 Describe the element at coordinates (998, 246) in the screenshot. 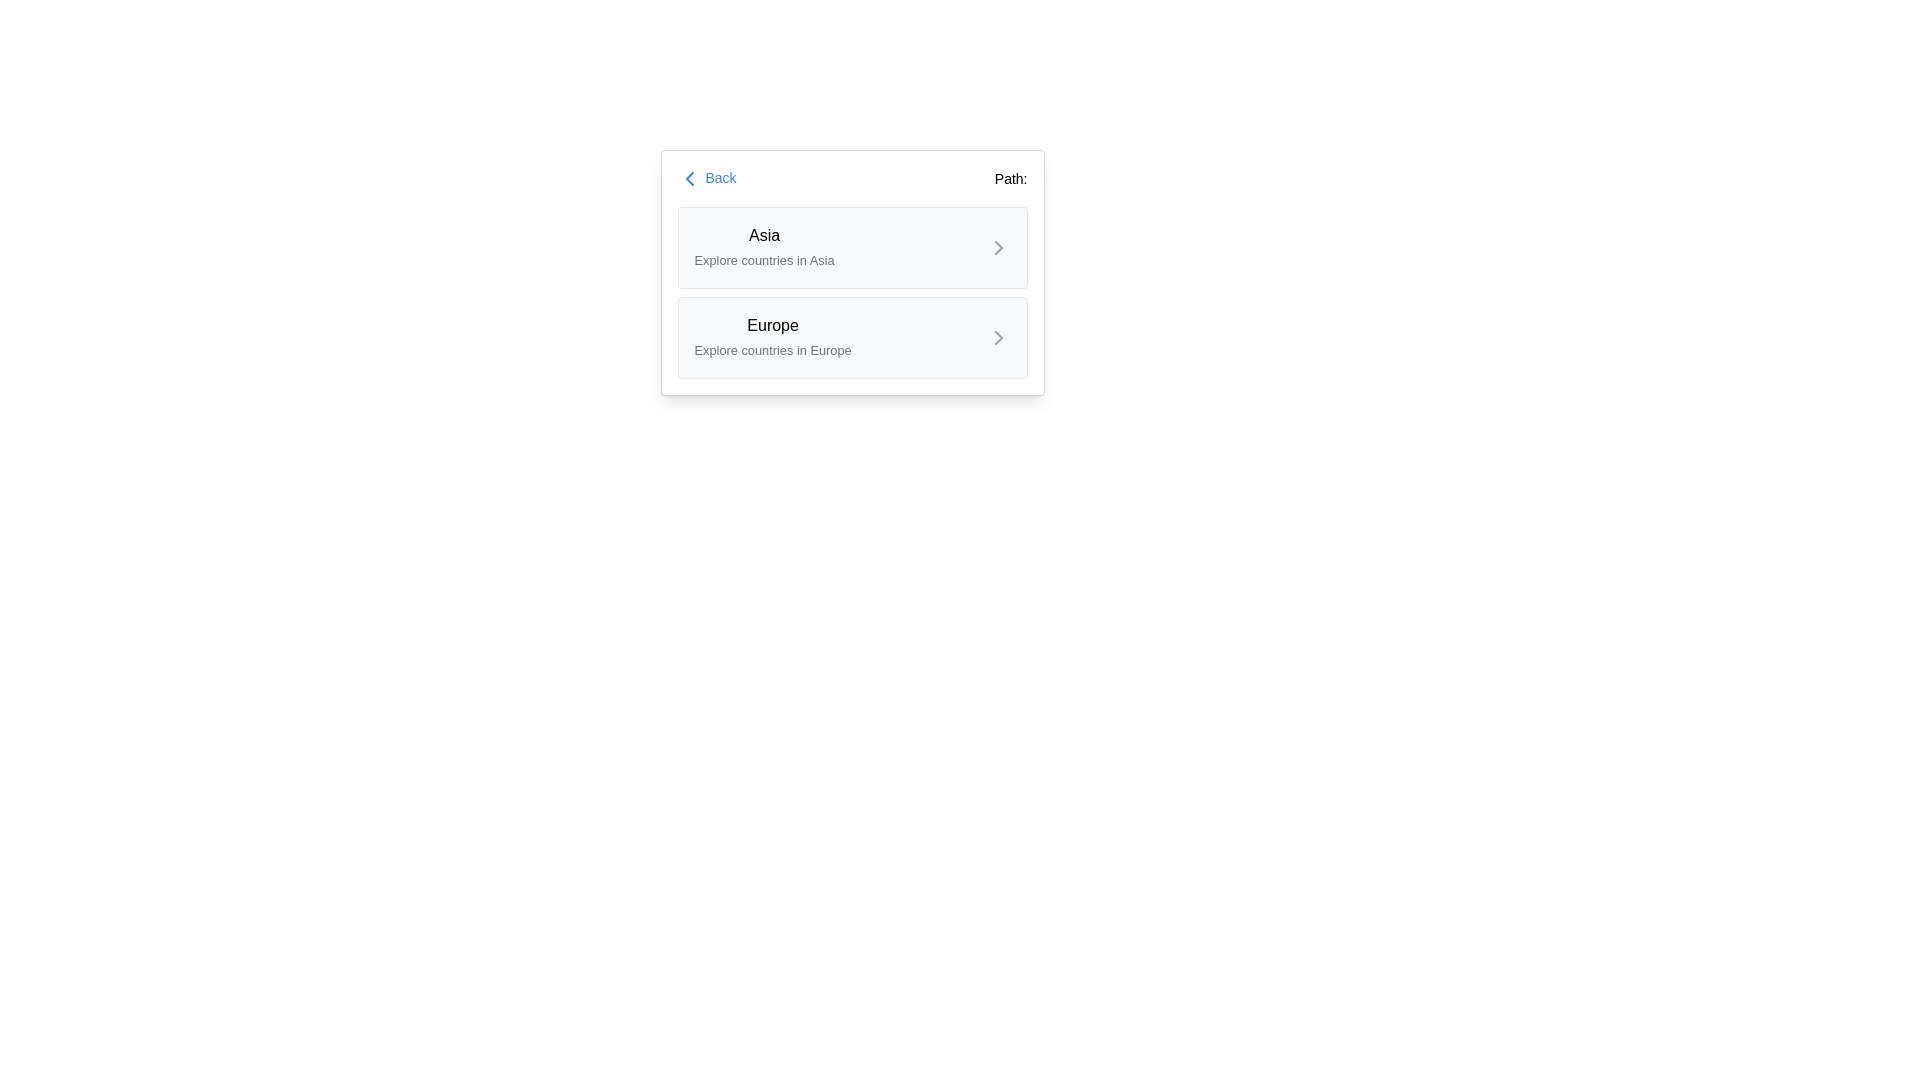

I see `the triangular right-pointing chevron icon located to the right of the 'Asia' text in the first list item of the displayed pane` at that location.